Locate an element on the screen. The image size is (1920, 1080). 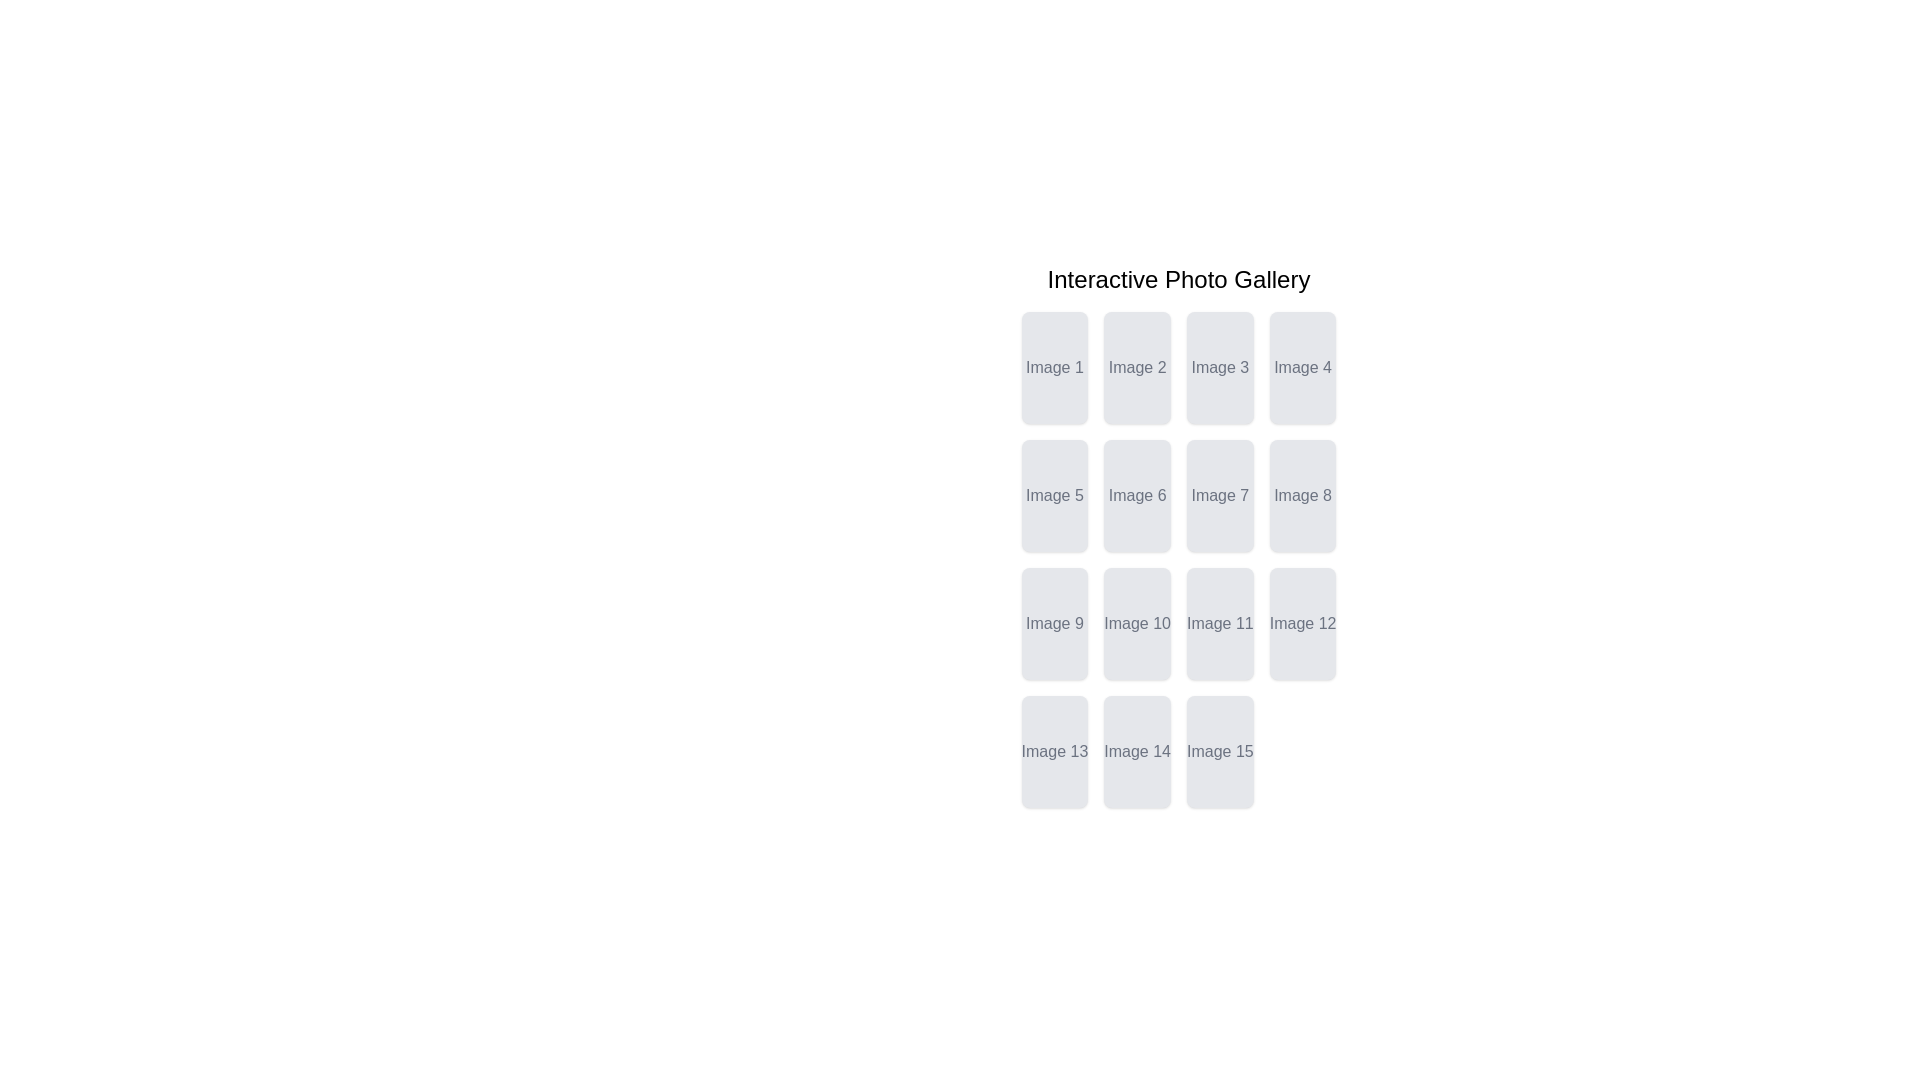
the Image card or tile representing 'Image 14' in the photo gallery is located at coordinates (1137, 752).